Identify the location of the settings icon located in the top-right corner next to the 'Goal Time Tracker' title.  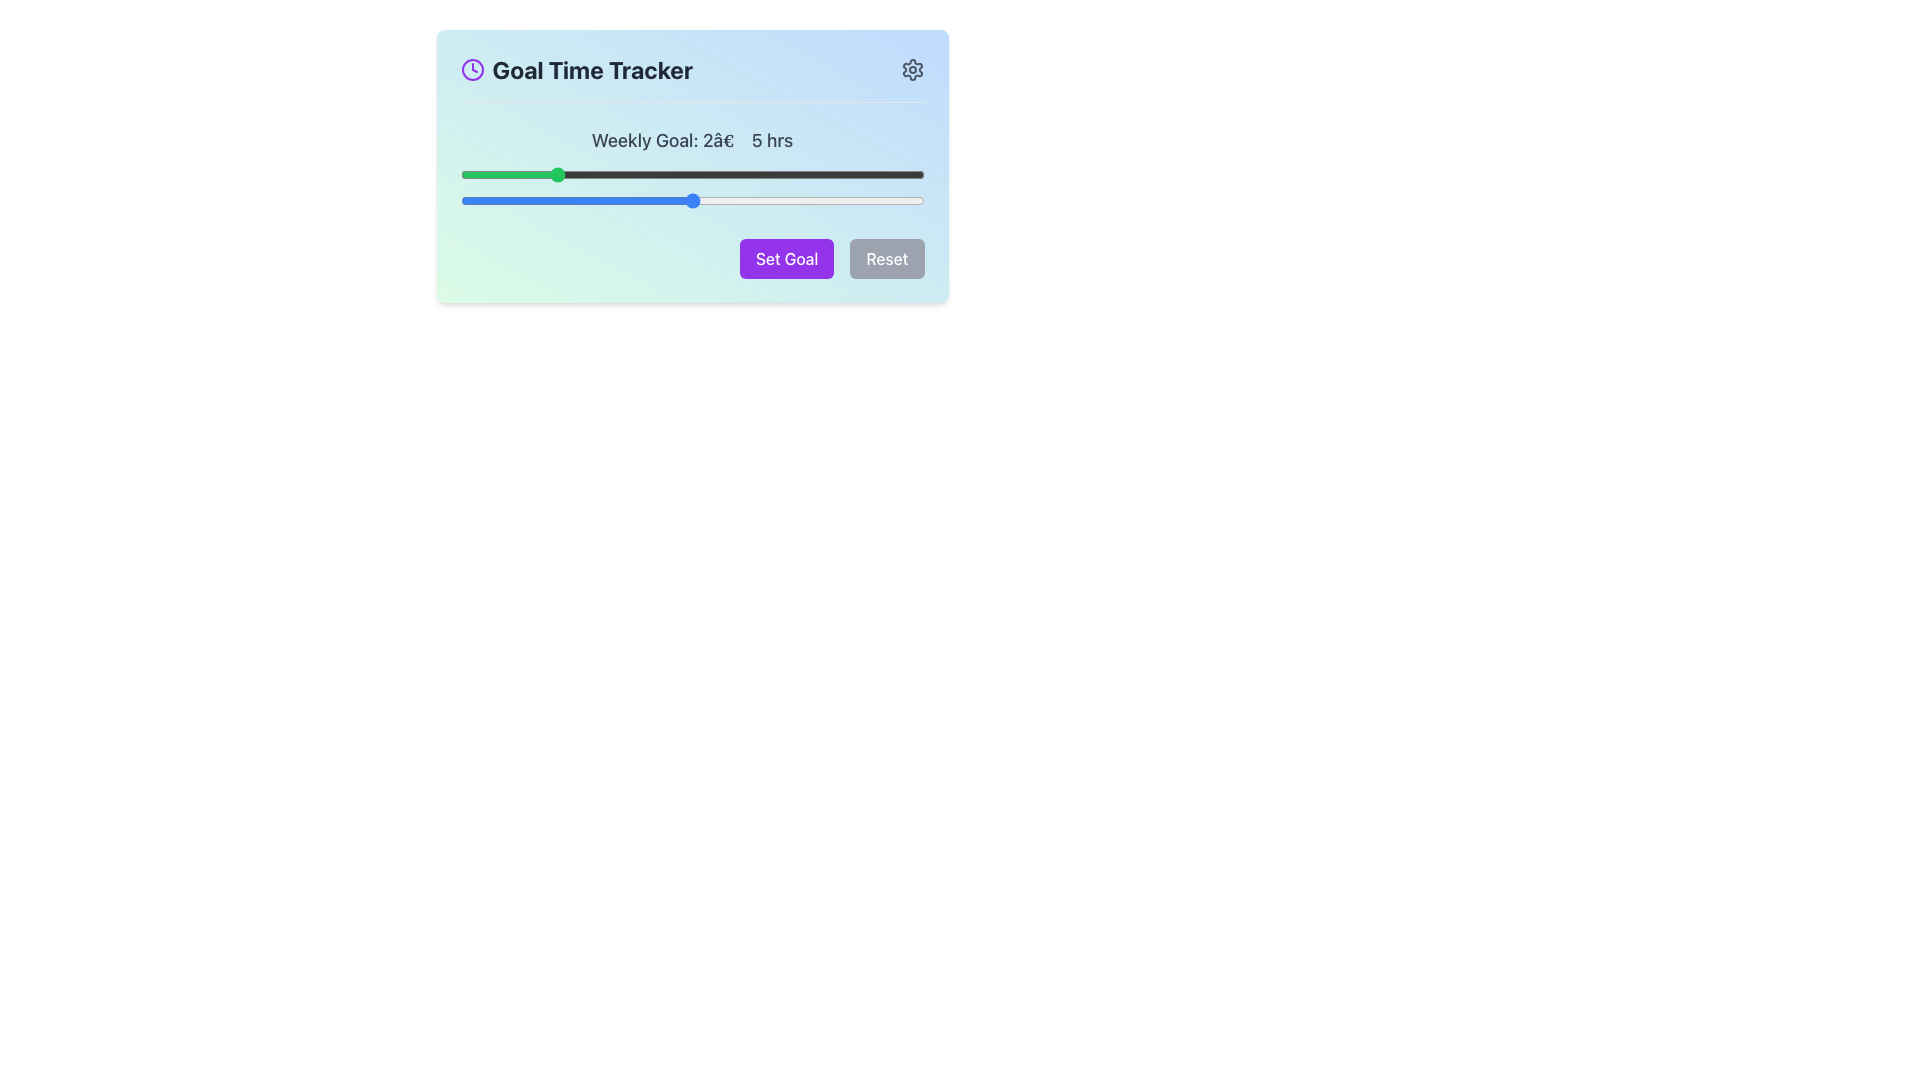
(911, 68).